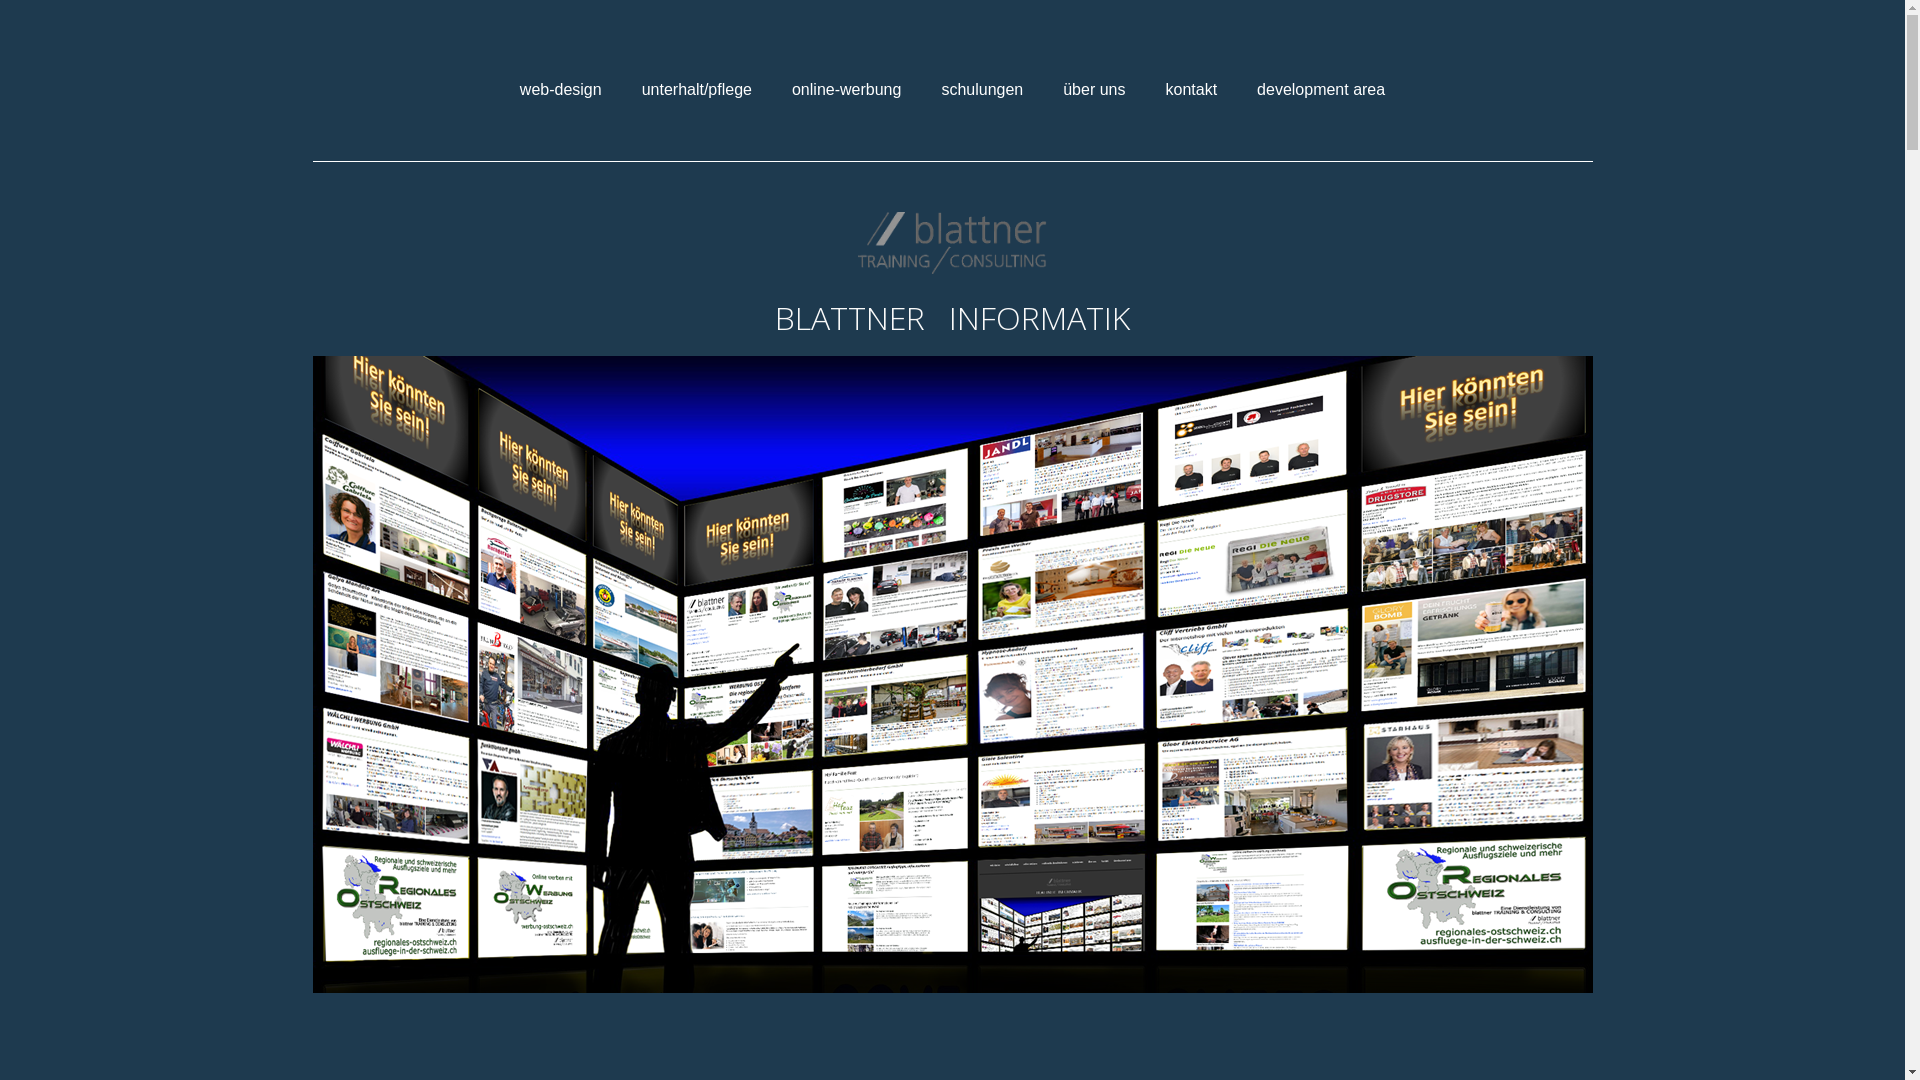 This screenshot has height=1080, width=1920. What do you see at coordinates (1190, 88) in the screenshot?
I see `'kontakt'` at bounding box center [1190, 88].